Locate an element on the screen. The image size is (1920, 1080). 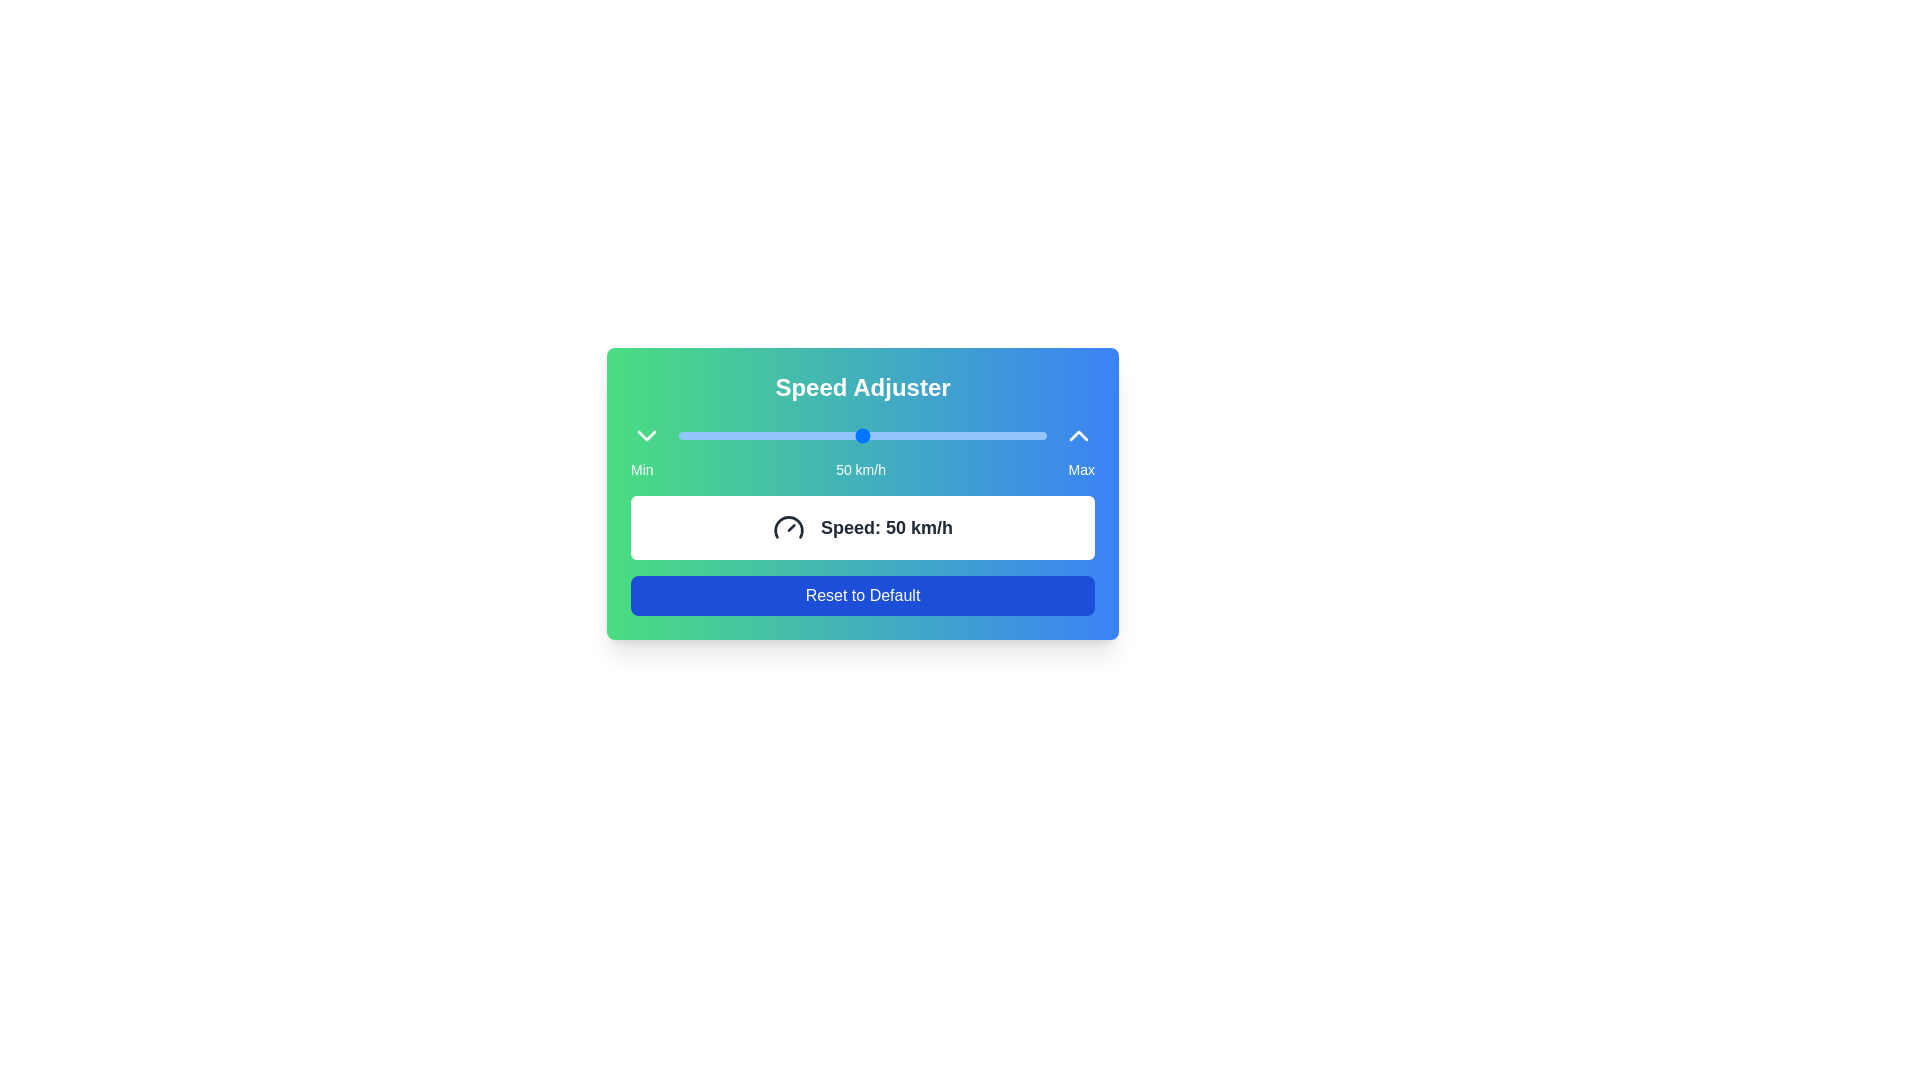
current speed value displayed in the text component located within a white rectangular box, positioned to the right of a gauge icon is located at coordinates (886, 527).